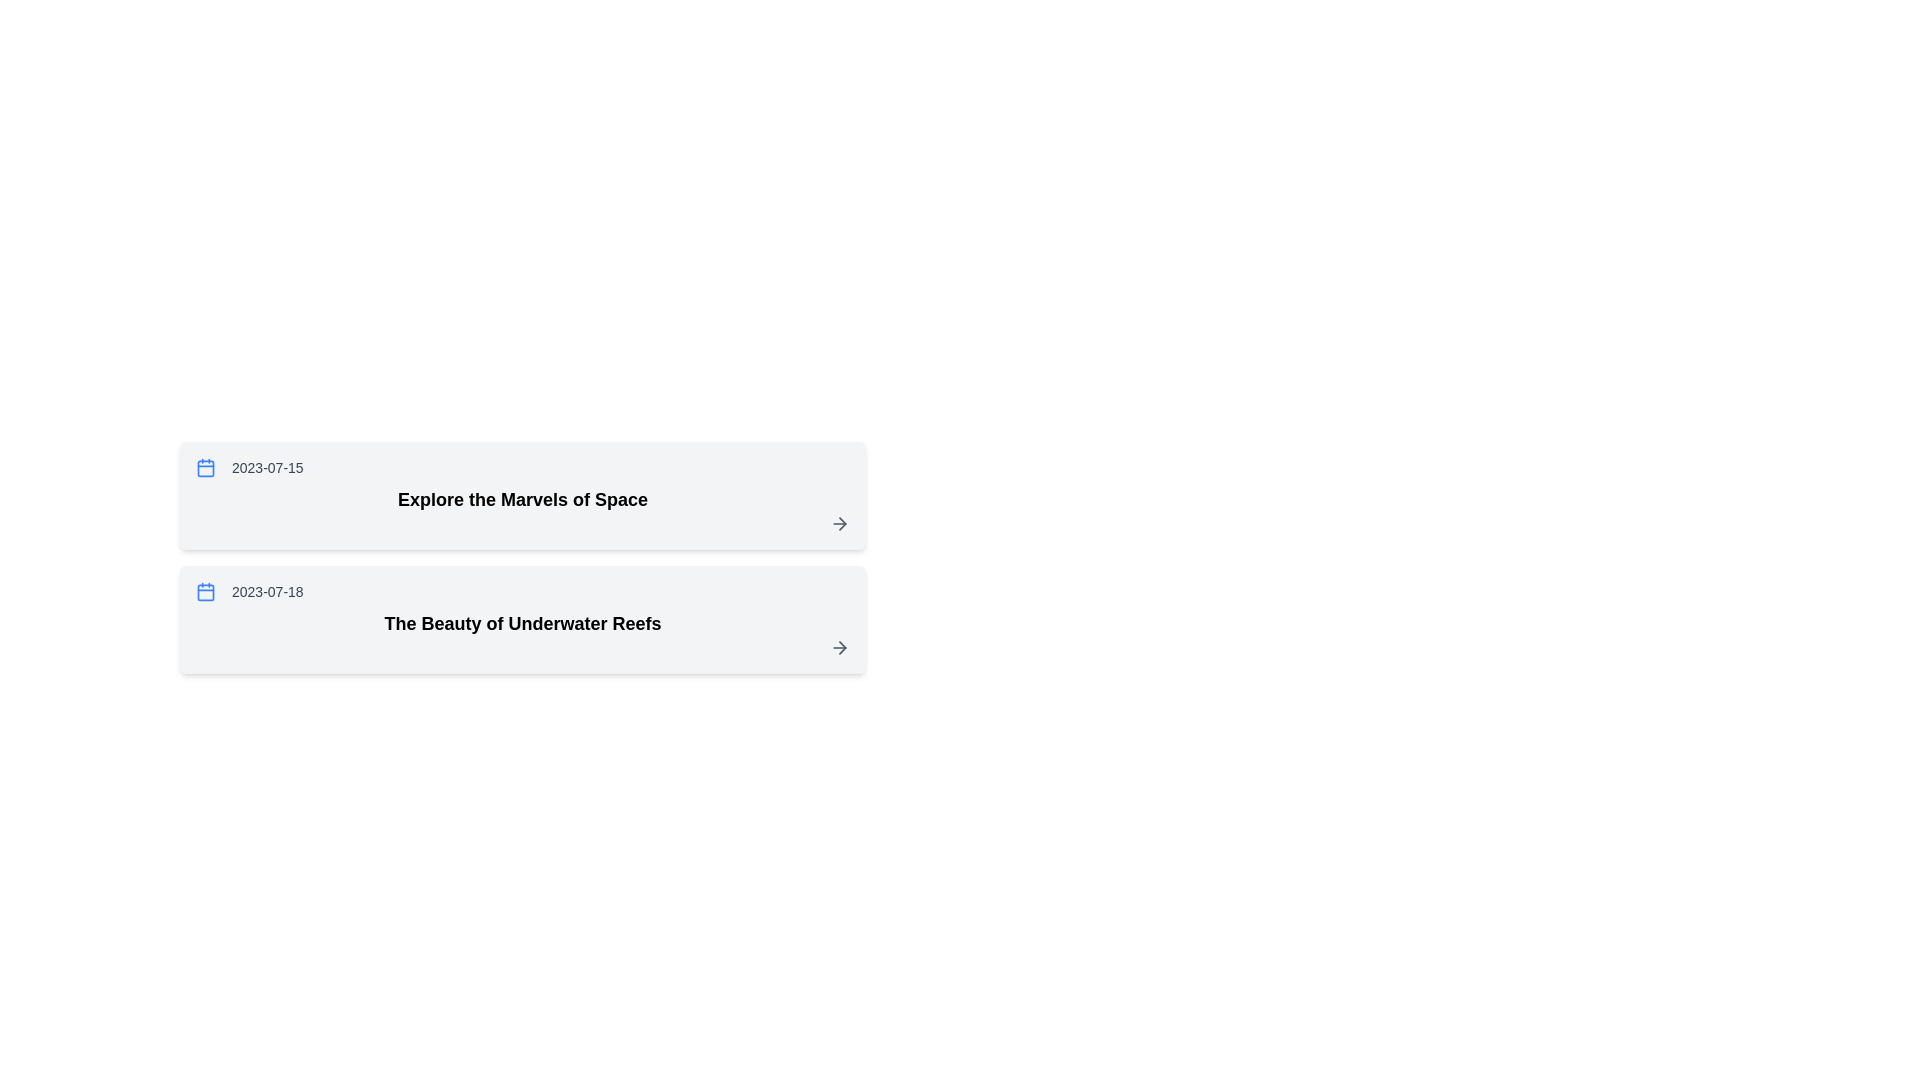 The height and width of the screenshot is (1080, 1920). What do you see at coordinates (842, 523) in the screenshot?
I see `the graphical icon located at the right end of the list item dated '2023-07-15' titled 'Explore the Marvels of Space'` at bounding box center [842, 523].